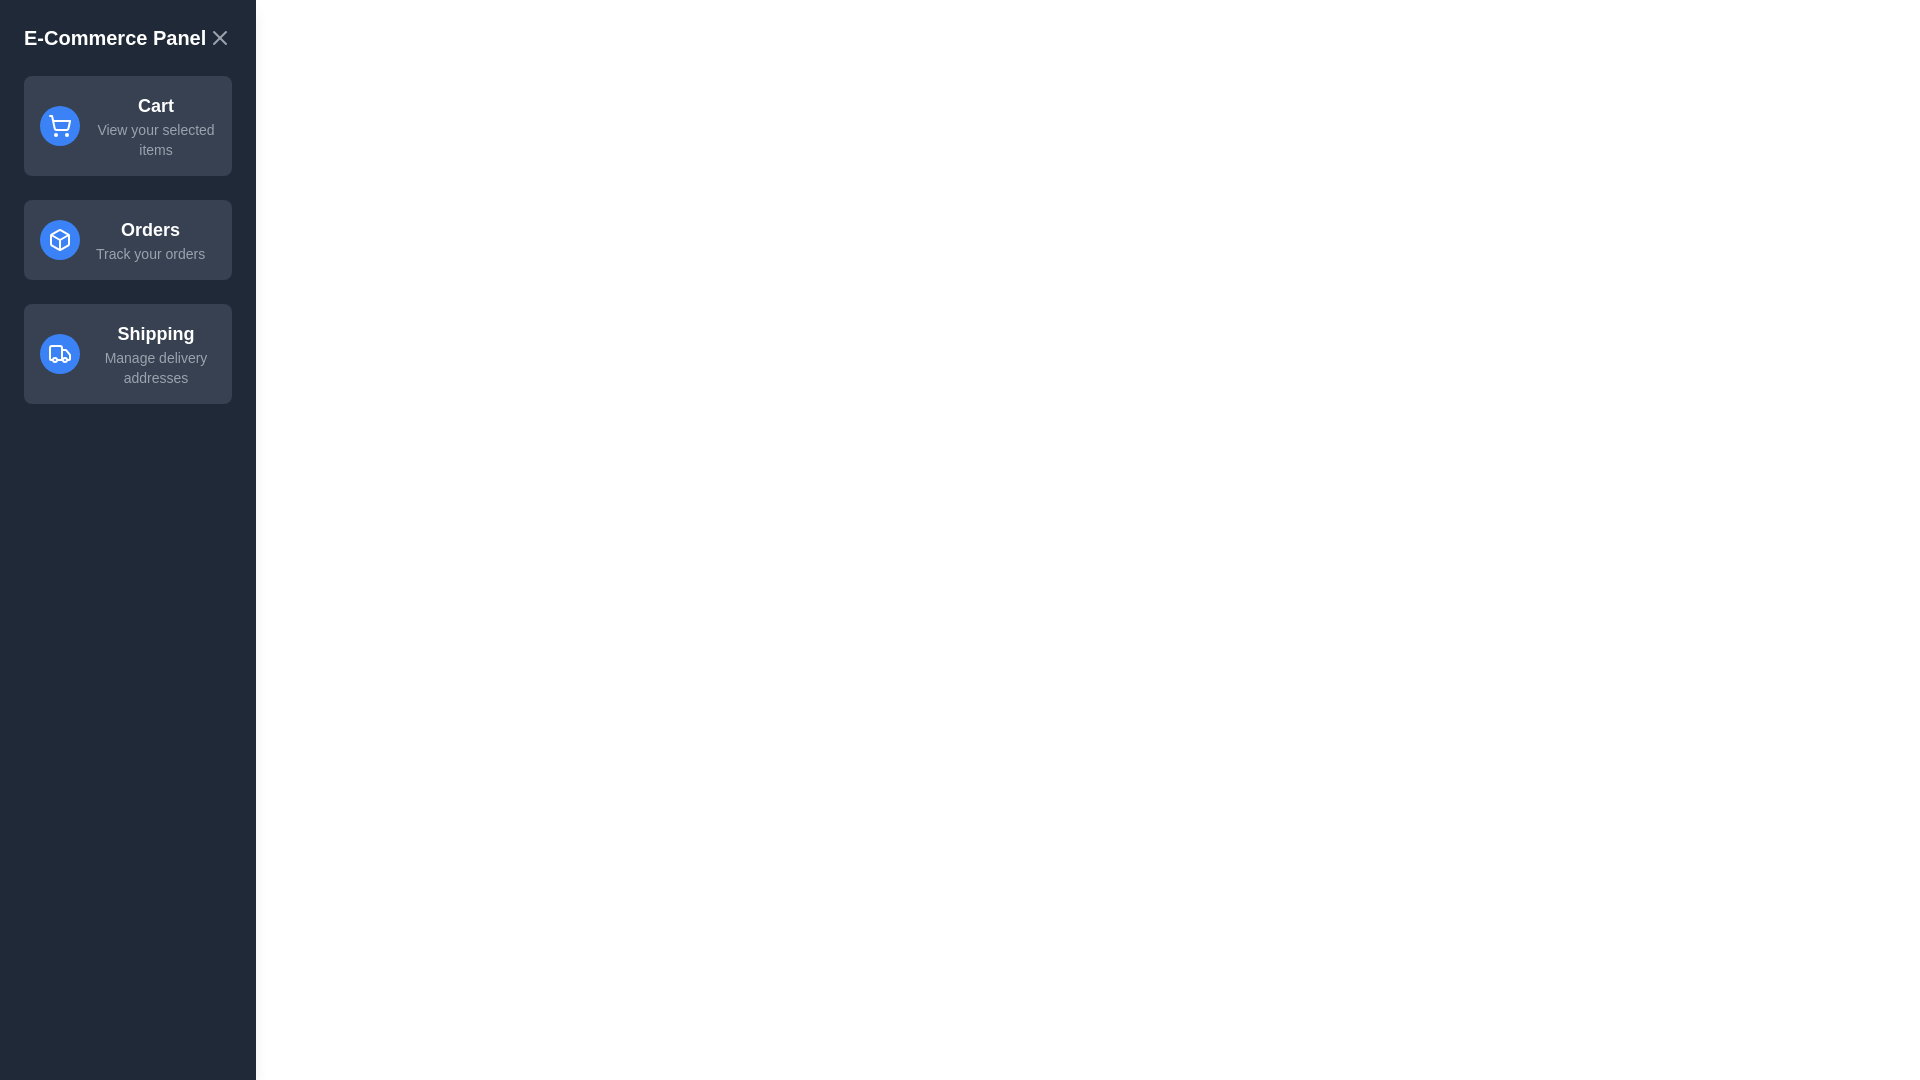  Describe the element at coordinates (127, 353) in the screenshot. I see `the 'Shipping' option in the ECommerceDrawer` at that location.